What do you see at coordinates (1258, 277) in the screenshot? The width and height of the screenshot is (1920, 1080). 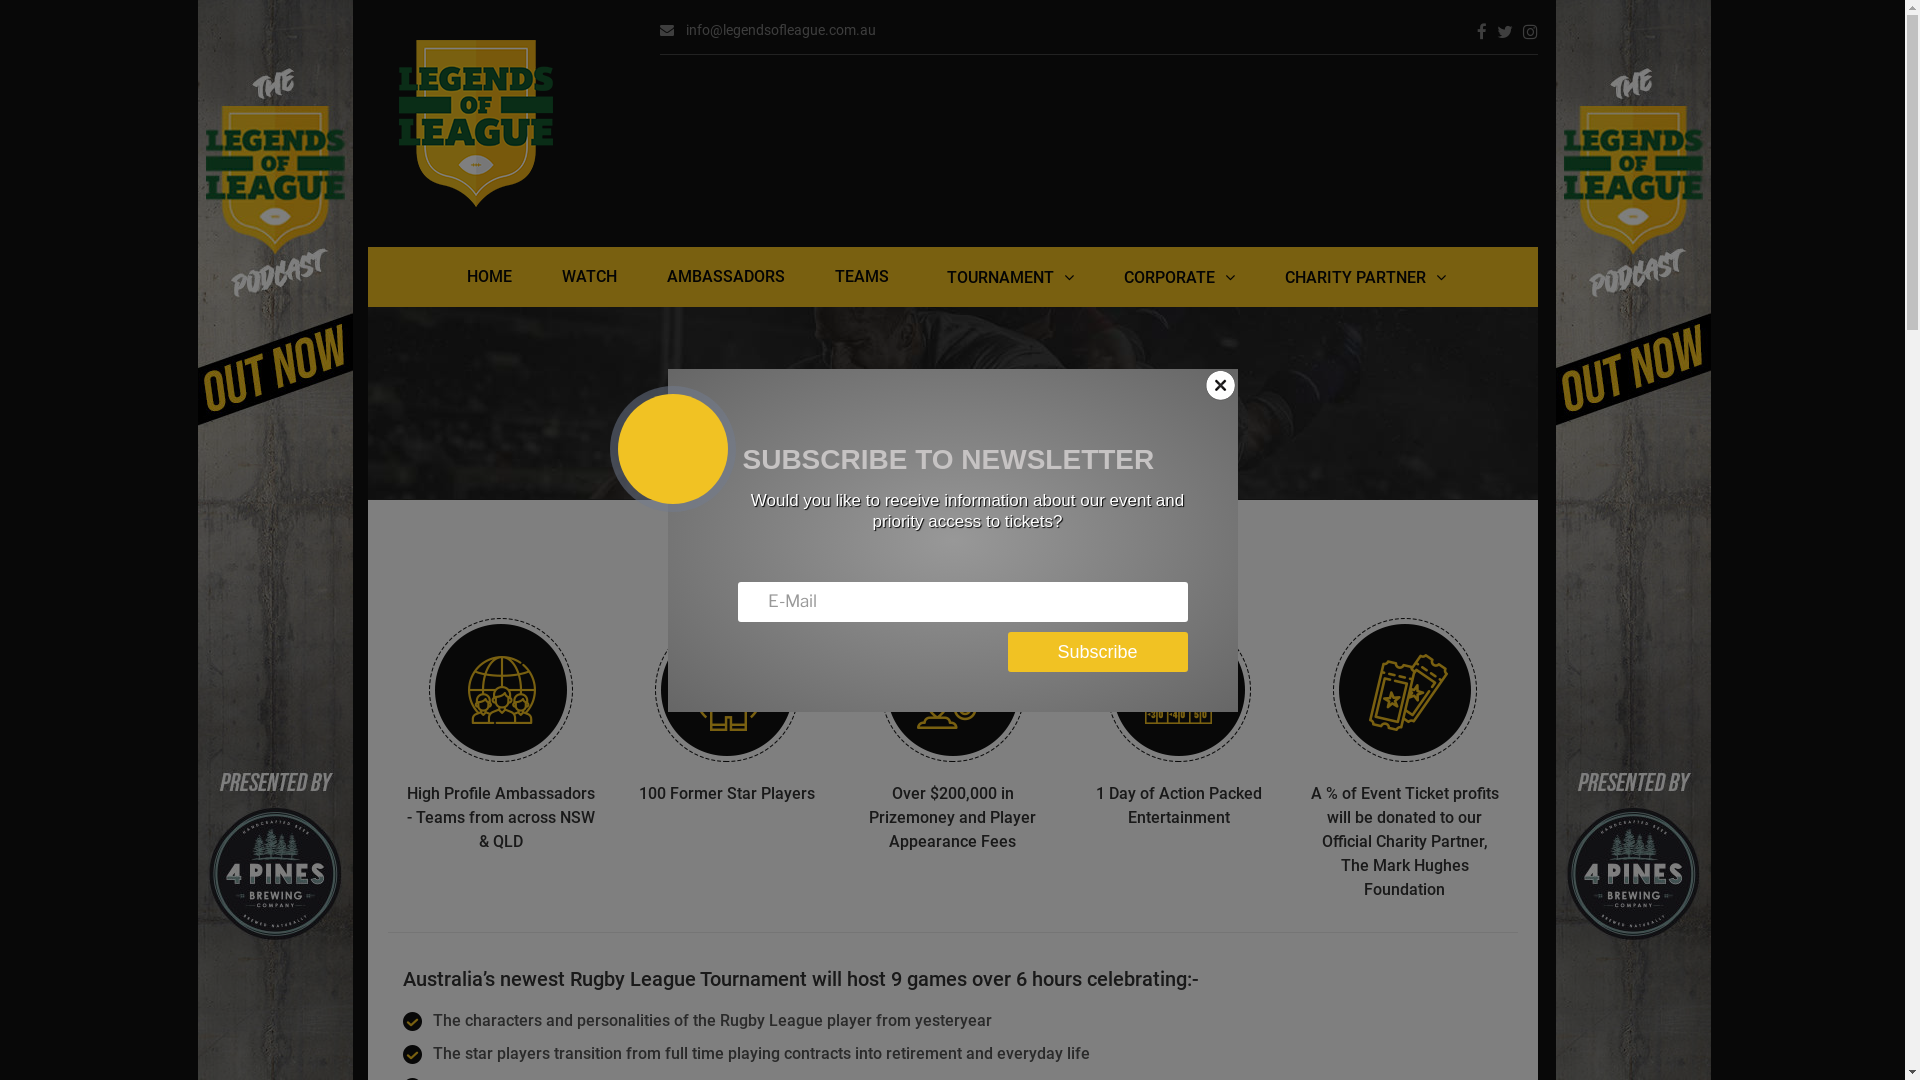 I see `'CHARITY PARTNER'` at bounding box center [1258, 277].